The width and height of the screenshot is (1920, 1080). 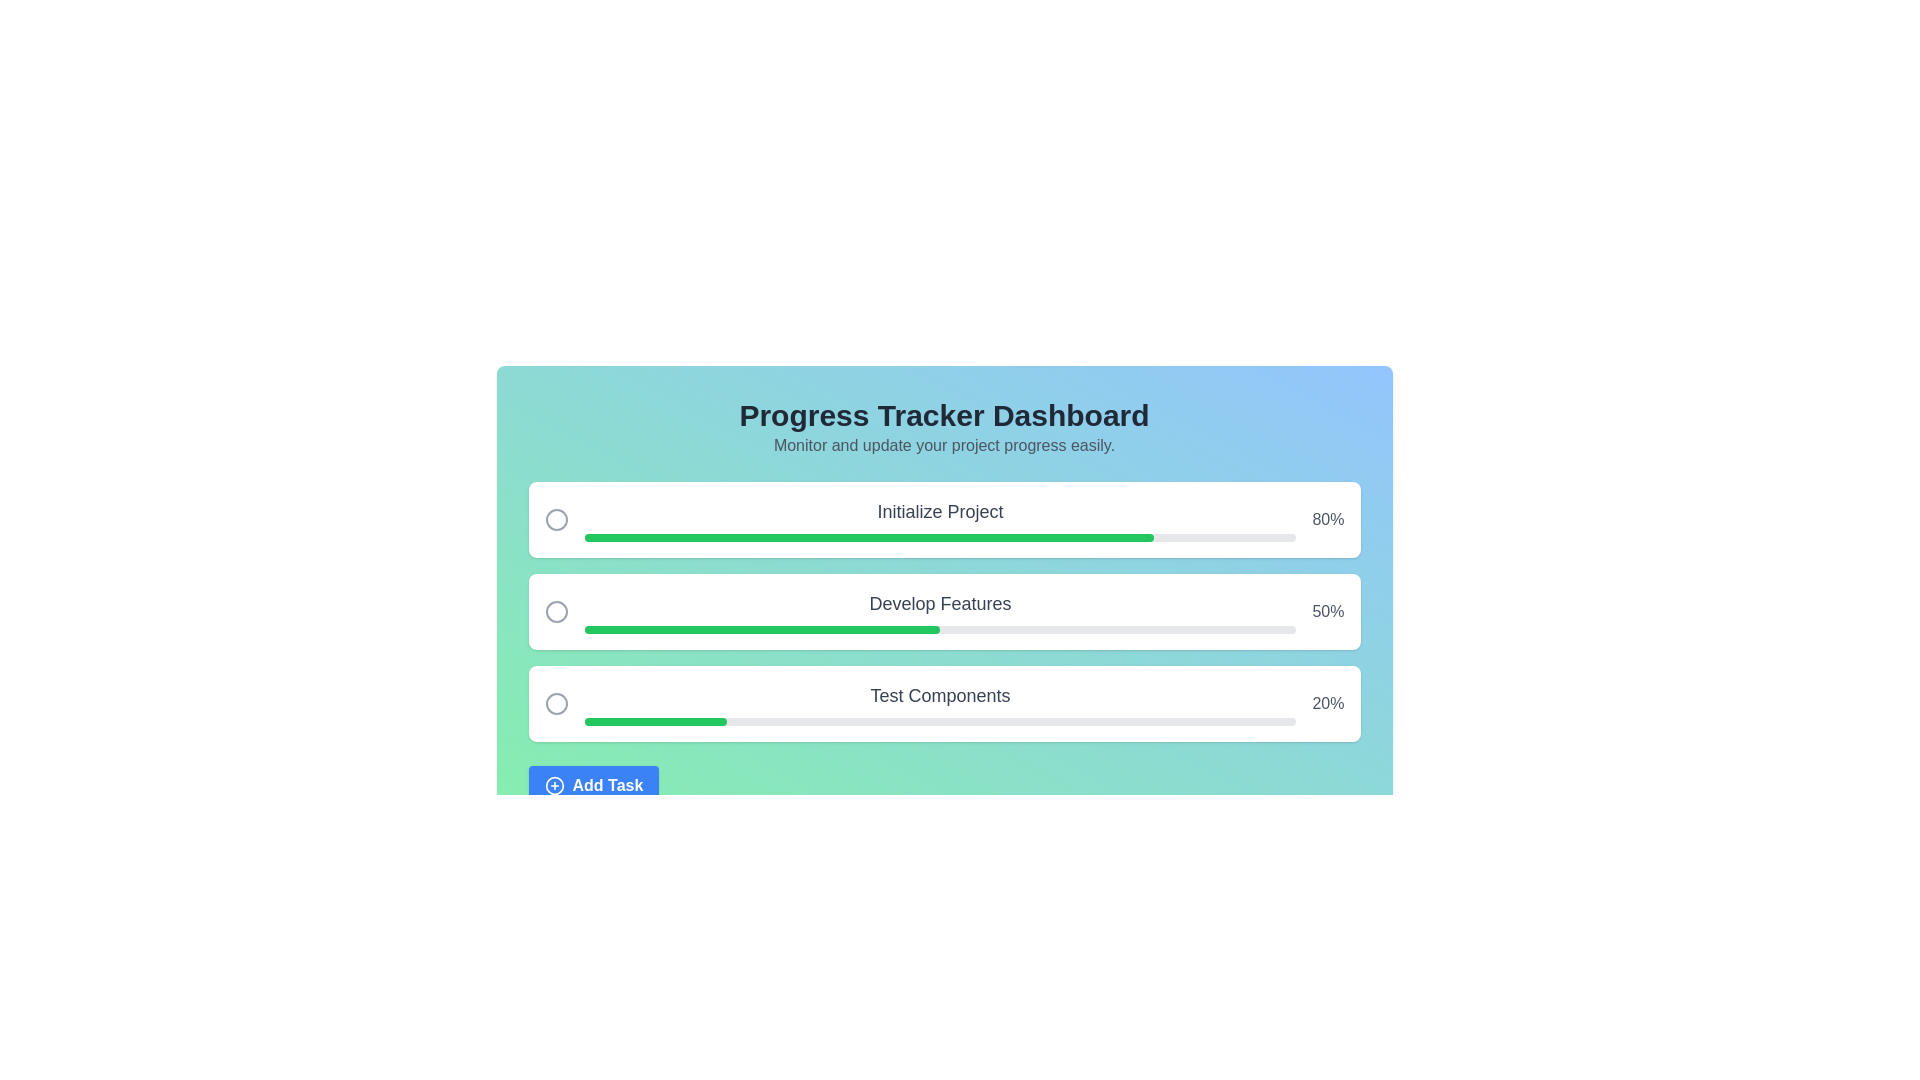 I want to click on the progress bars within the Dashboard overview panel titled 'Progress Tracker Dashboard', so click(x=943, y=600).